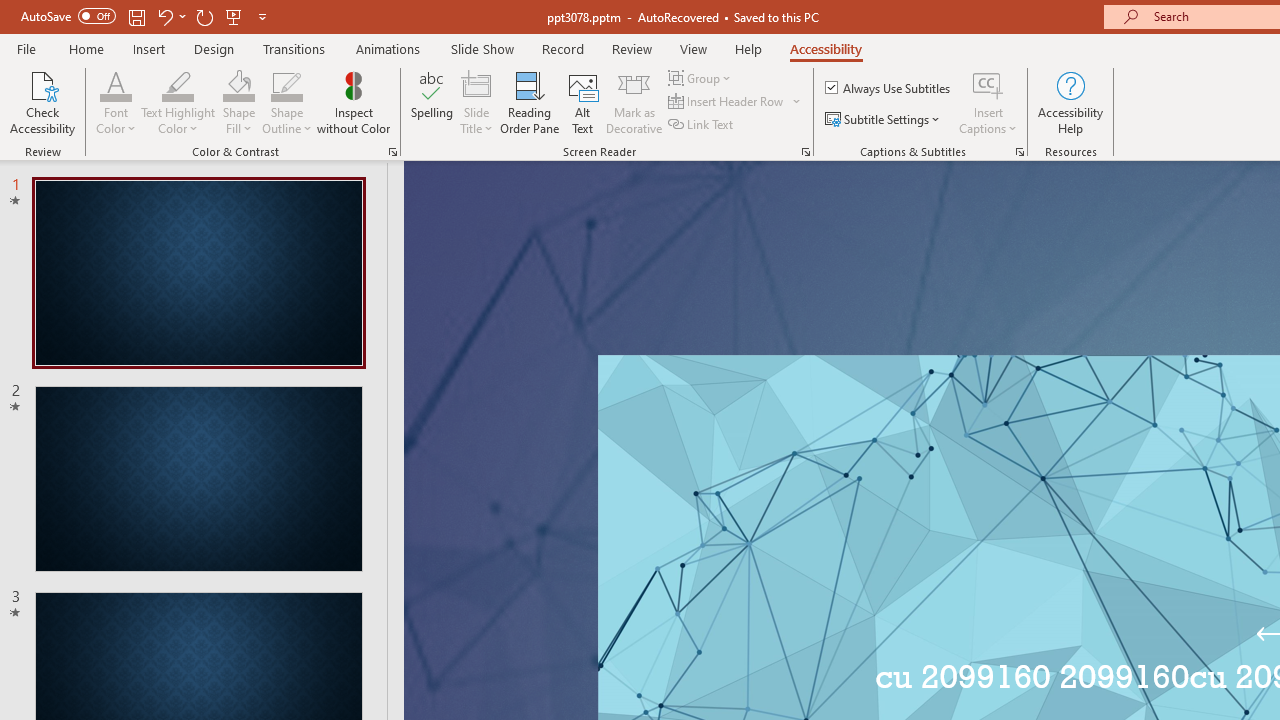 This screenshot has width=1280, height=720. What do you see at coordinates (1069, 103) in the screenshot?
I see `'Accessibility Help'` at bounding box center [1069, 103].